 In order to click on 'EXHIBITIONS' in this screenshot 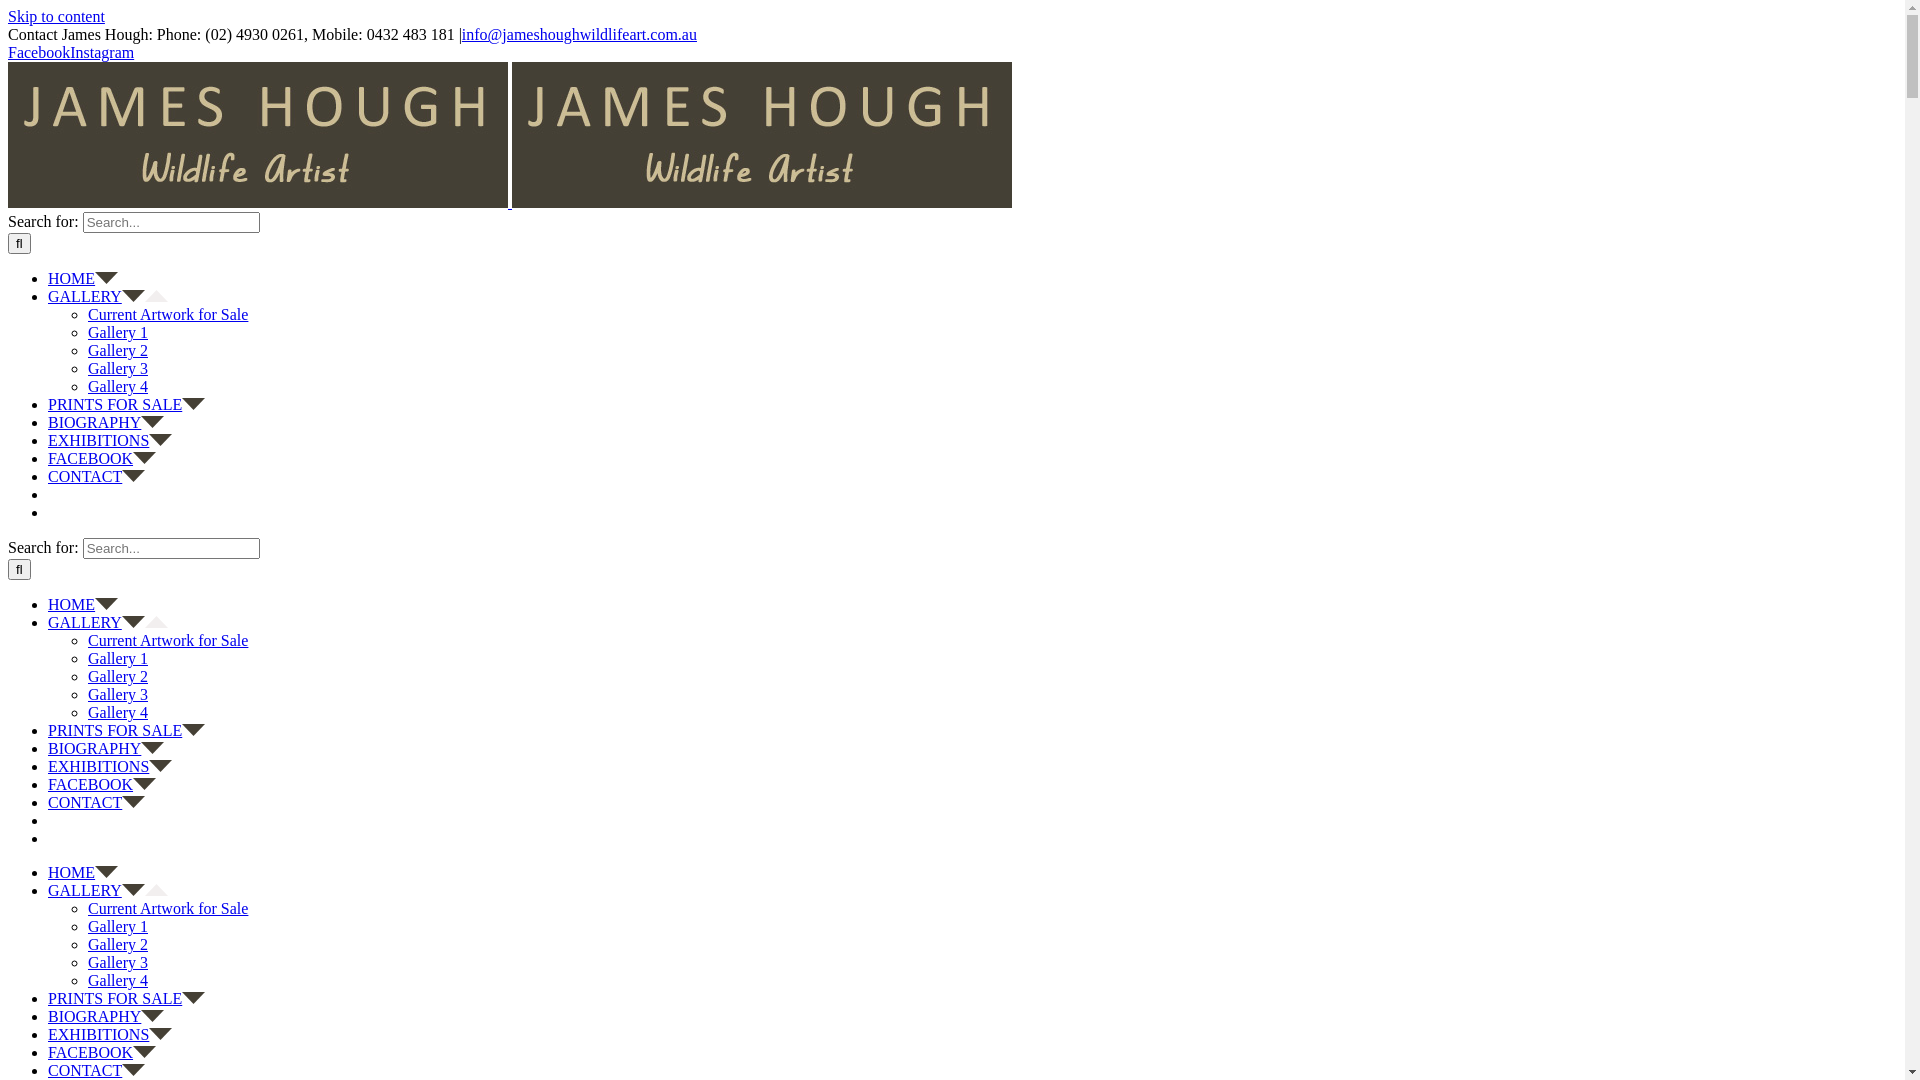, I will do `click(109, 439)`.